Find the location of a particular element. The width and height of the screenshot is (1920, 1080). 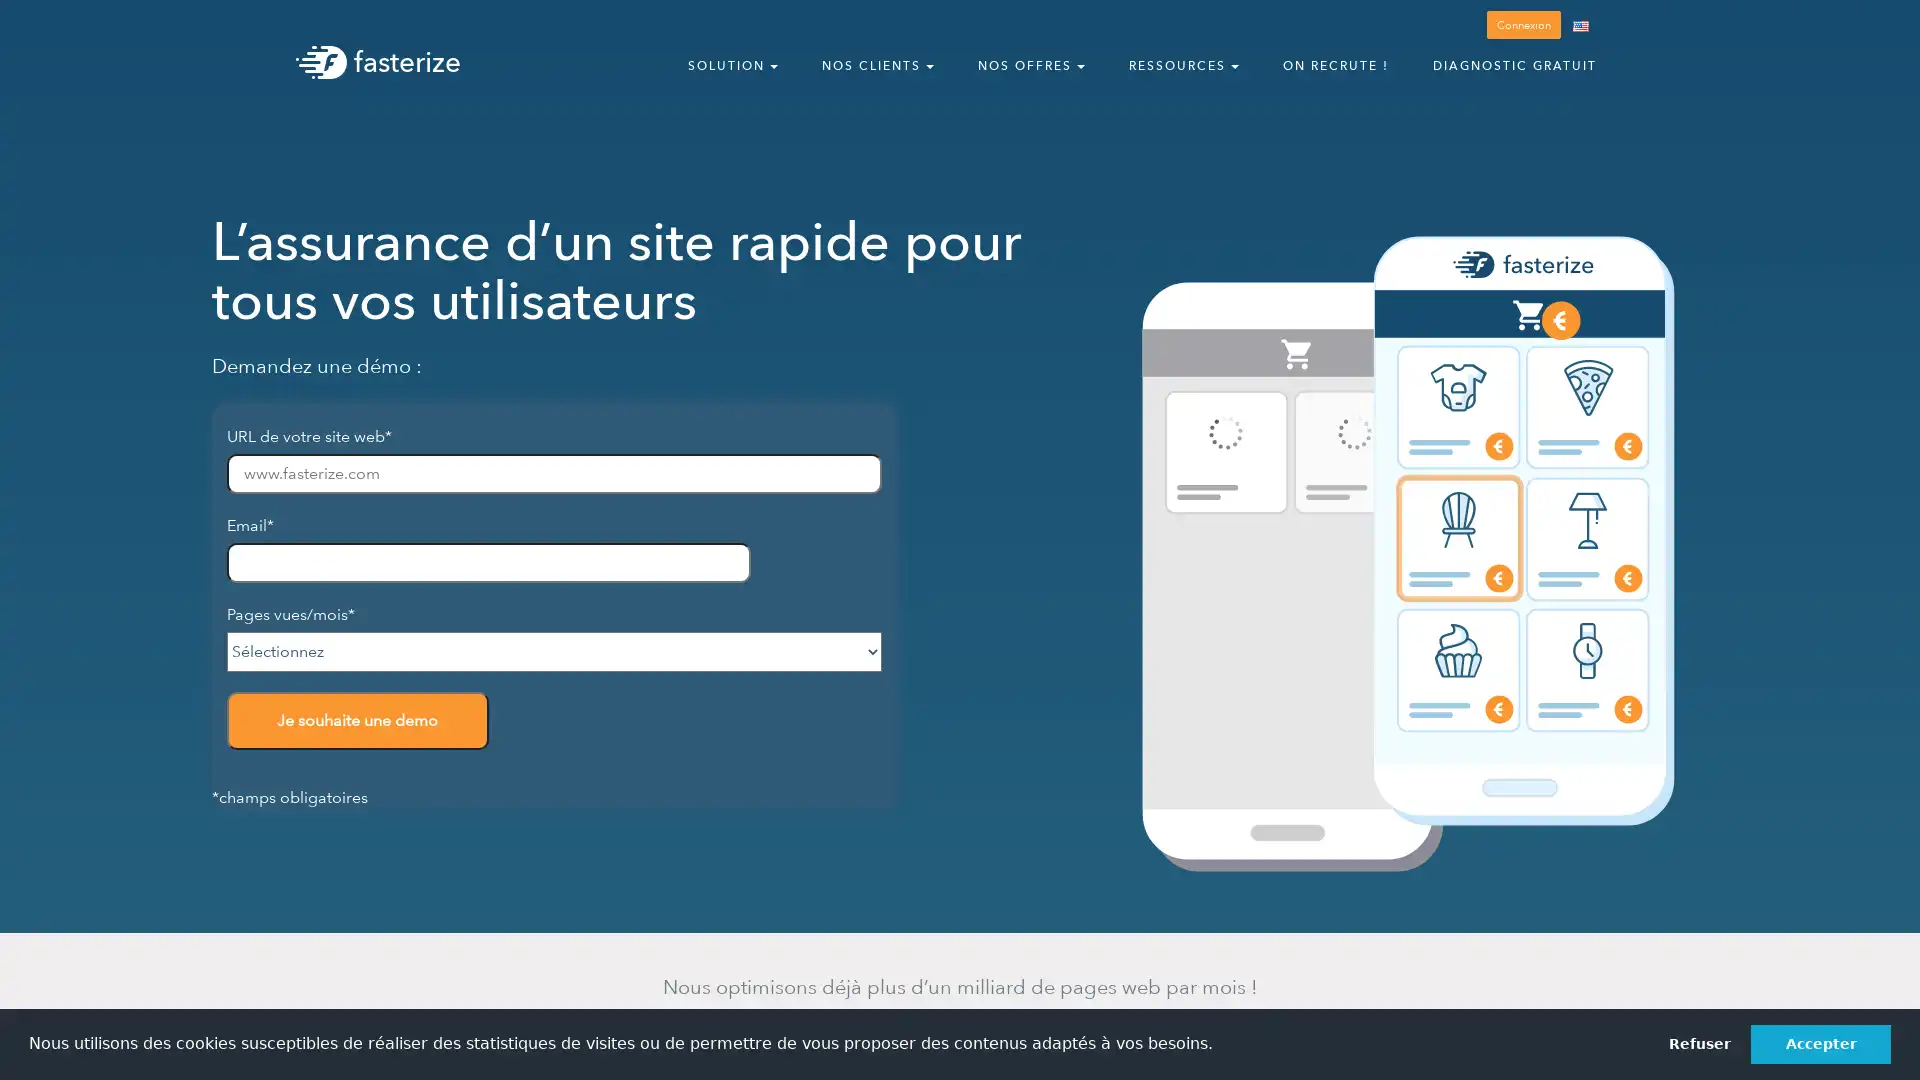

Je souhaite une demo is located at coordinates (357, 720).